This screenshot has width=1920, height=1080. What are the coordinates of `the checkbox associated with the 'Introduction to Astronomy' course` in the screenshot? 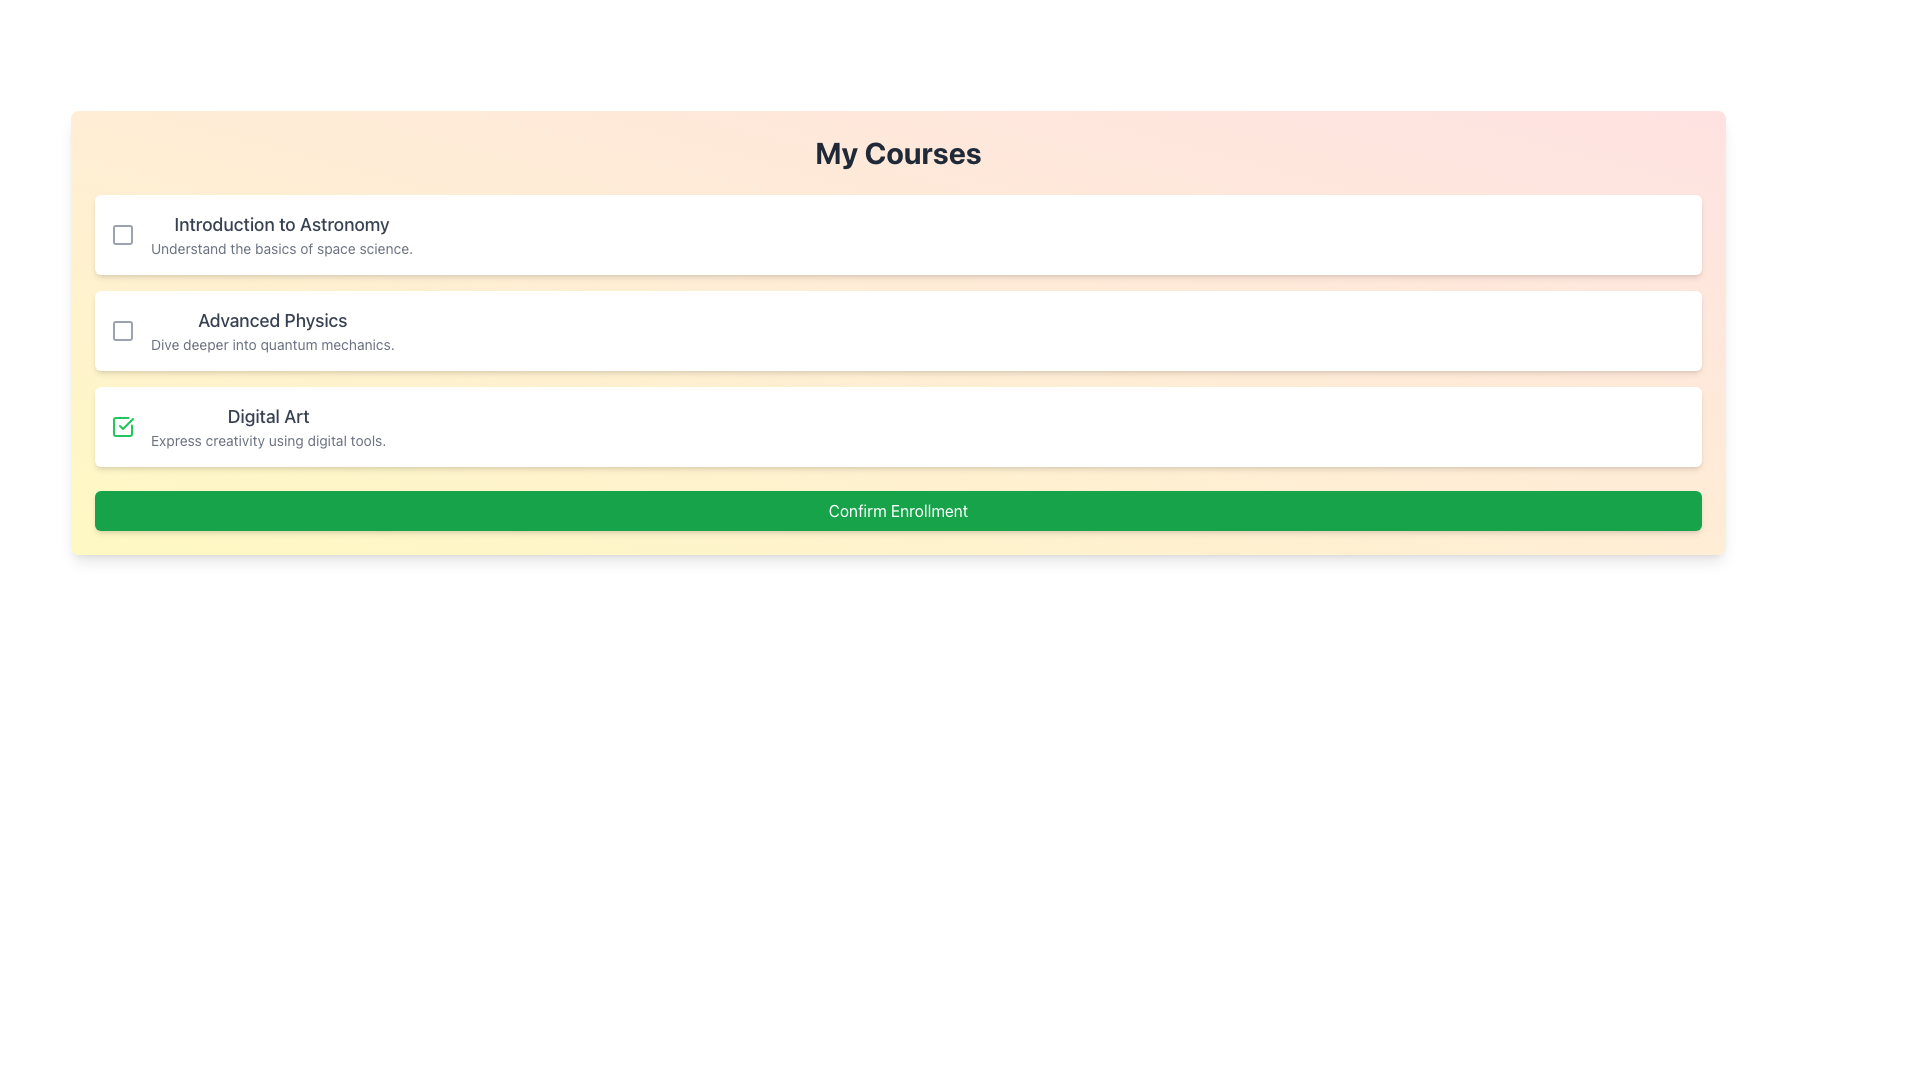 It's located at (122, 234).